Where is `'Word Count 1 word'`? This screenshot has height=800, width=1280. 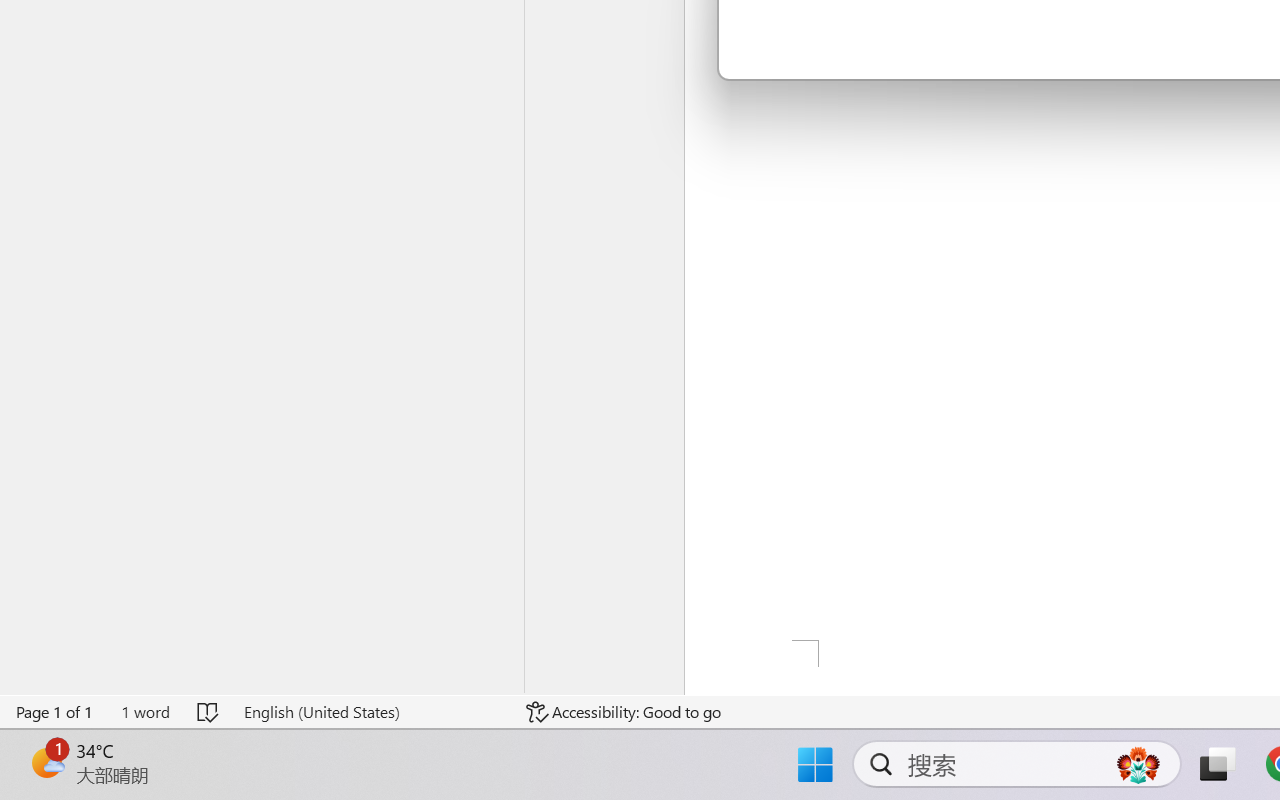
'Word Count 1 word' is located at coordinates (144, 711).